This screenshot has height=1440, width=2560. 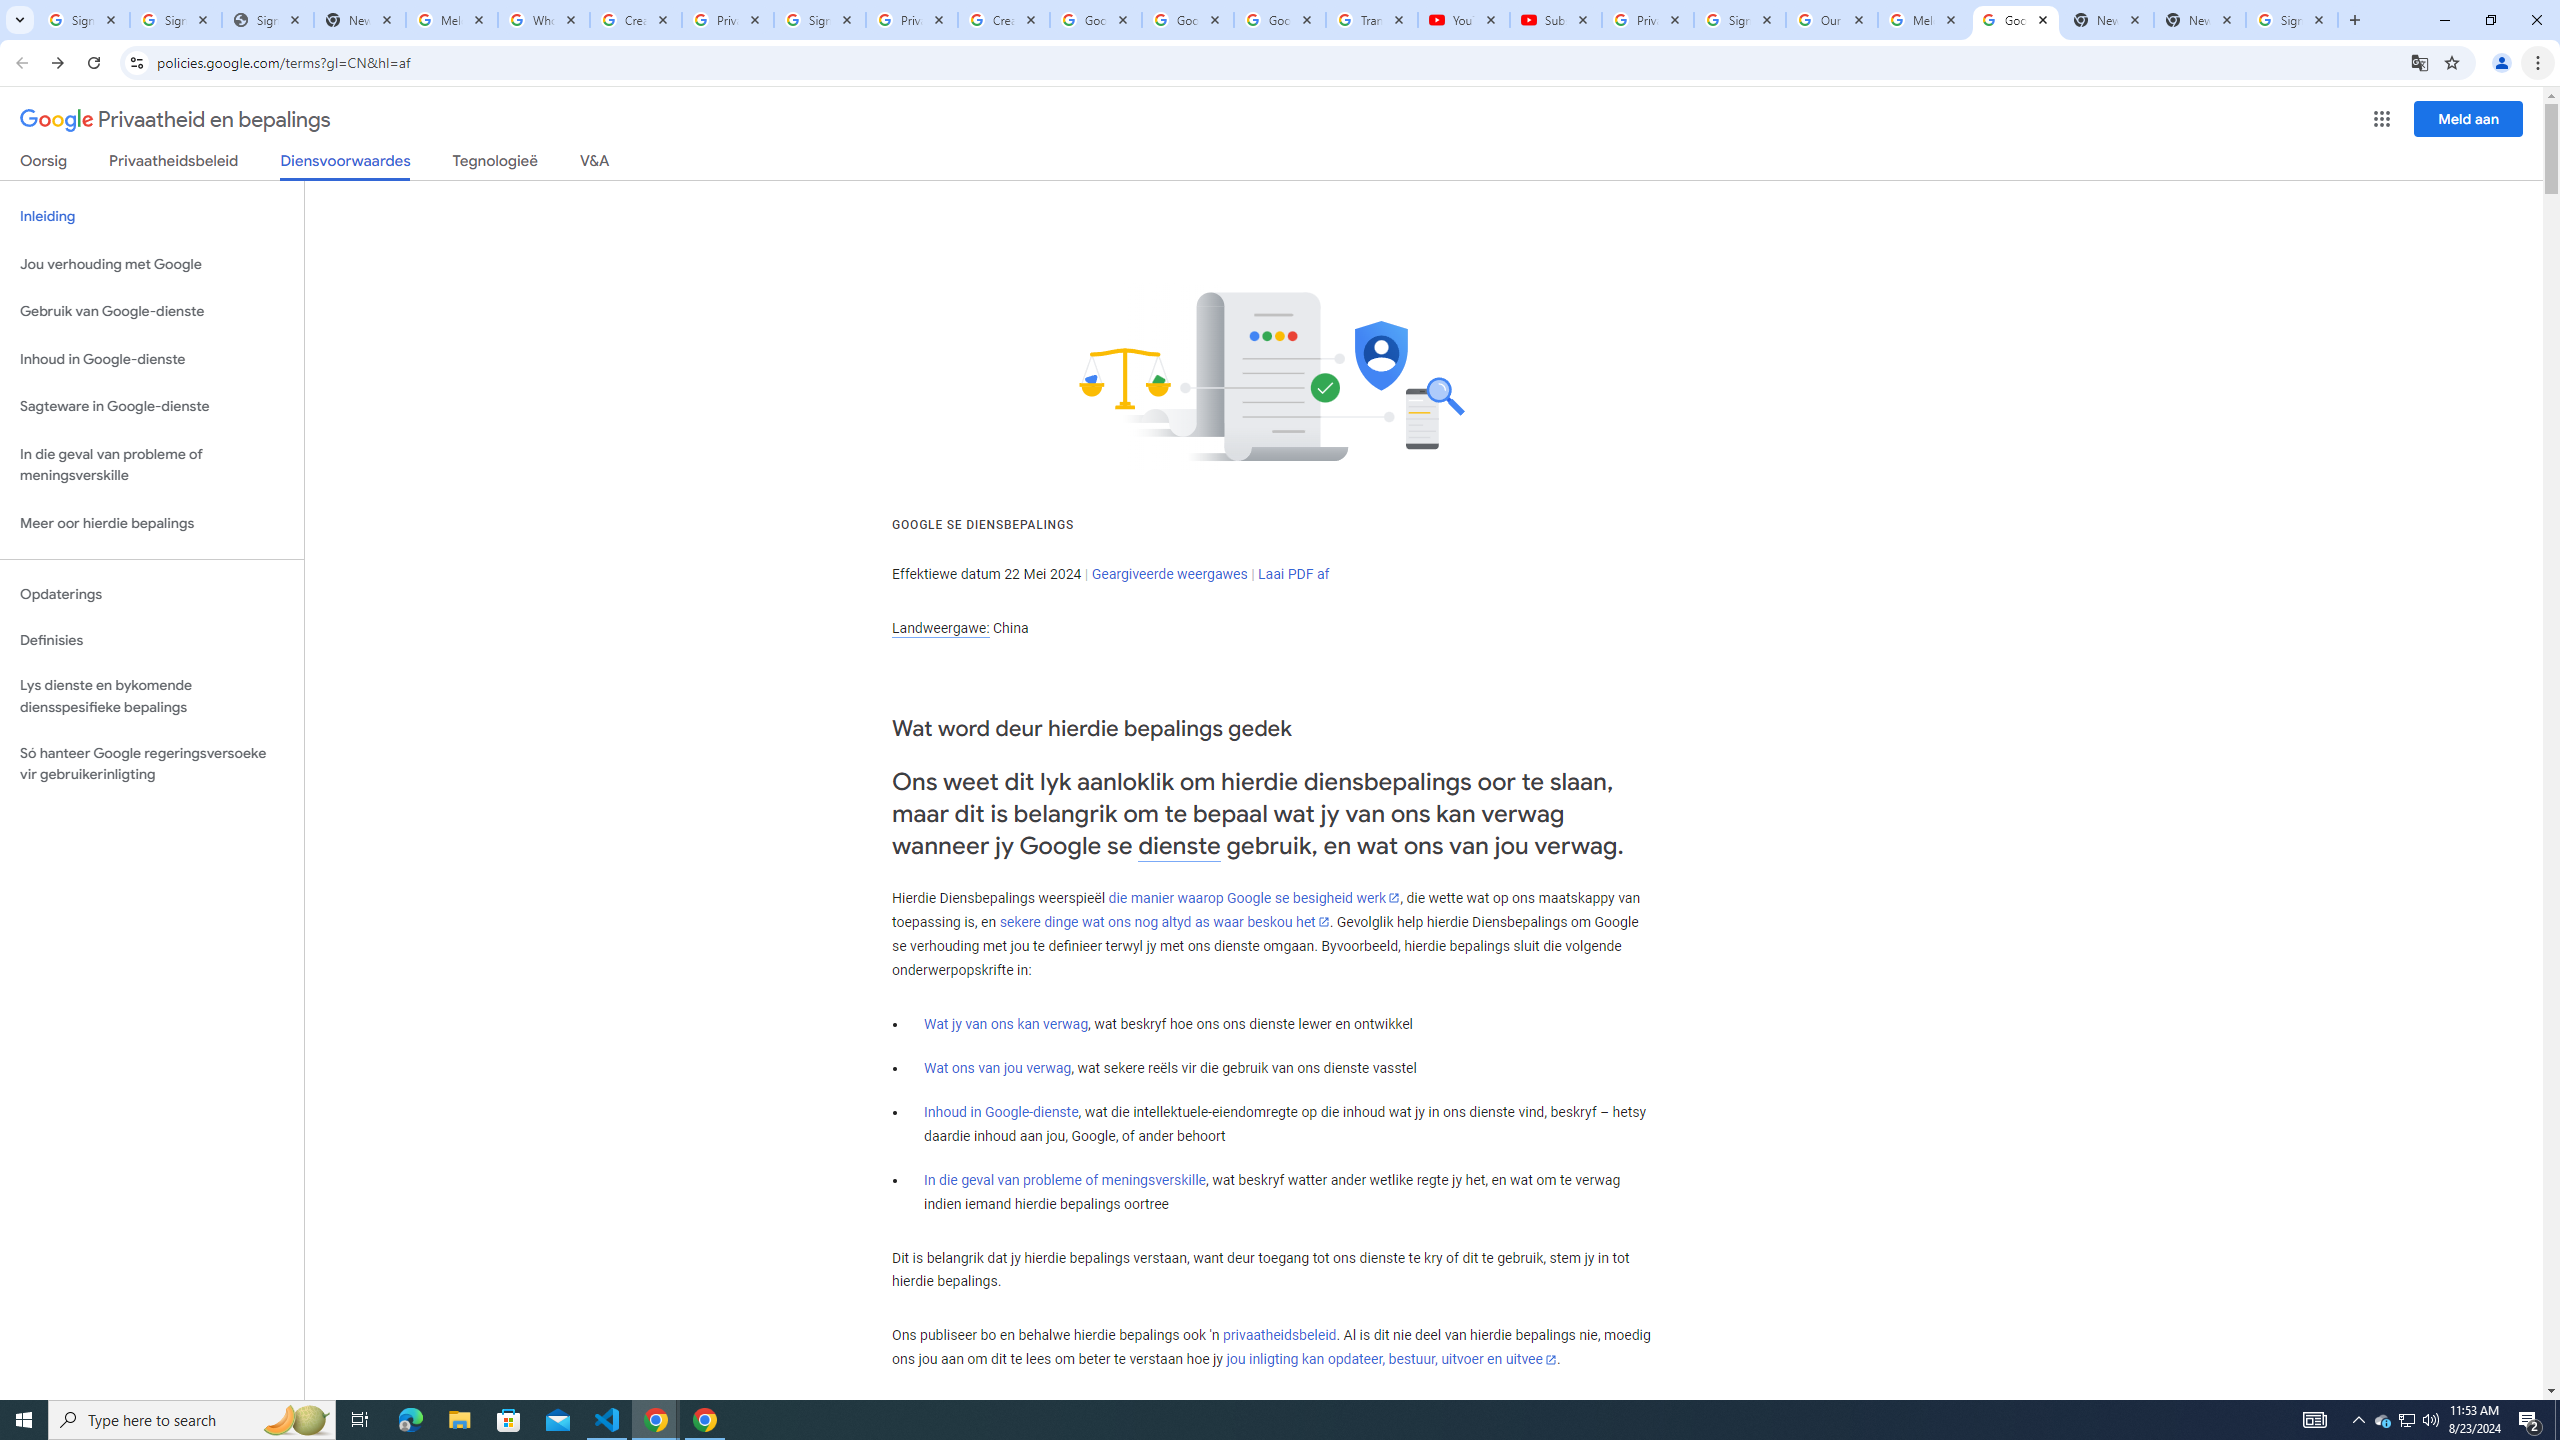 What do you see at coordinates (1179, 846) in the screenshot?
I see `'dienste'` at bounding box center [1179, 846].